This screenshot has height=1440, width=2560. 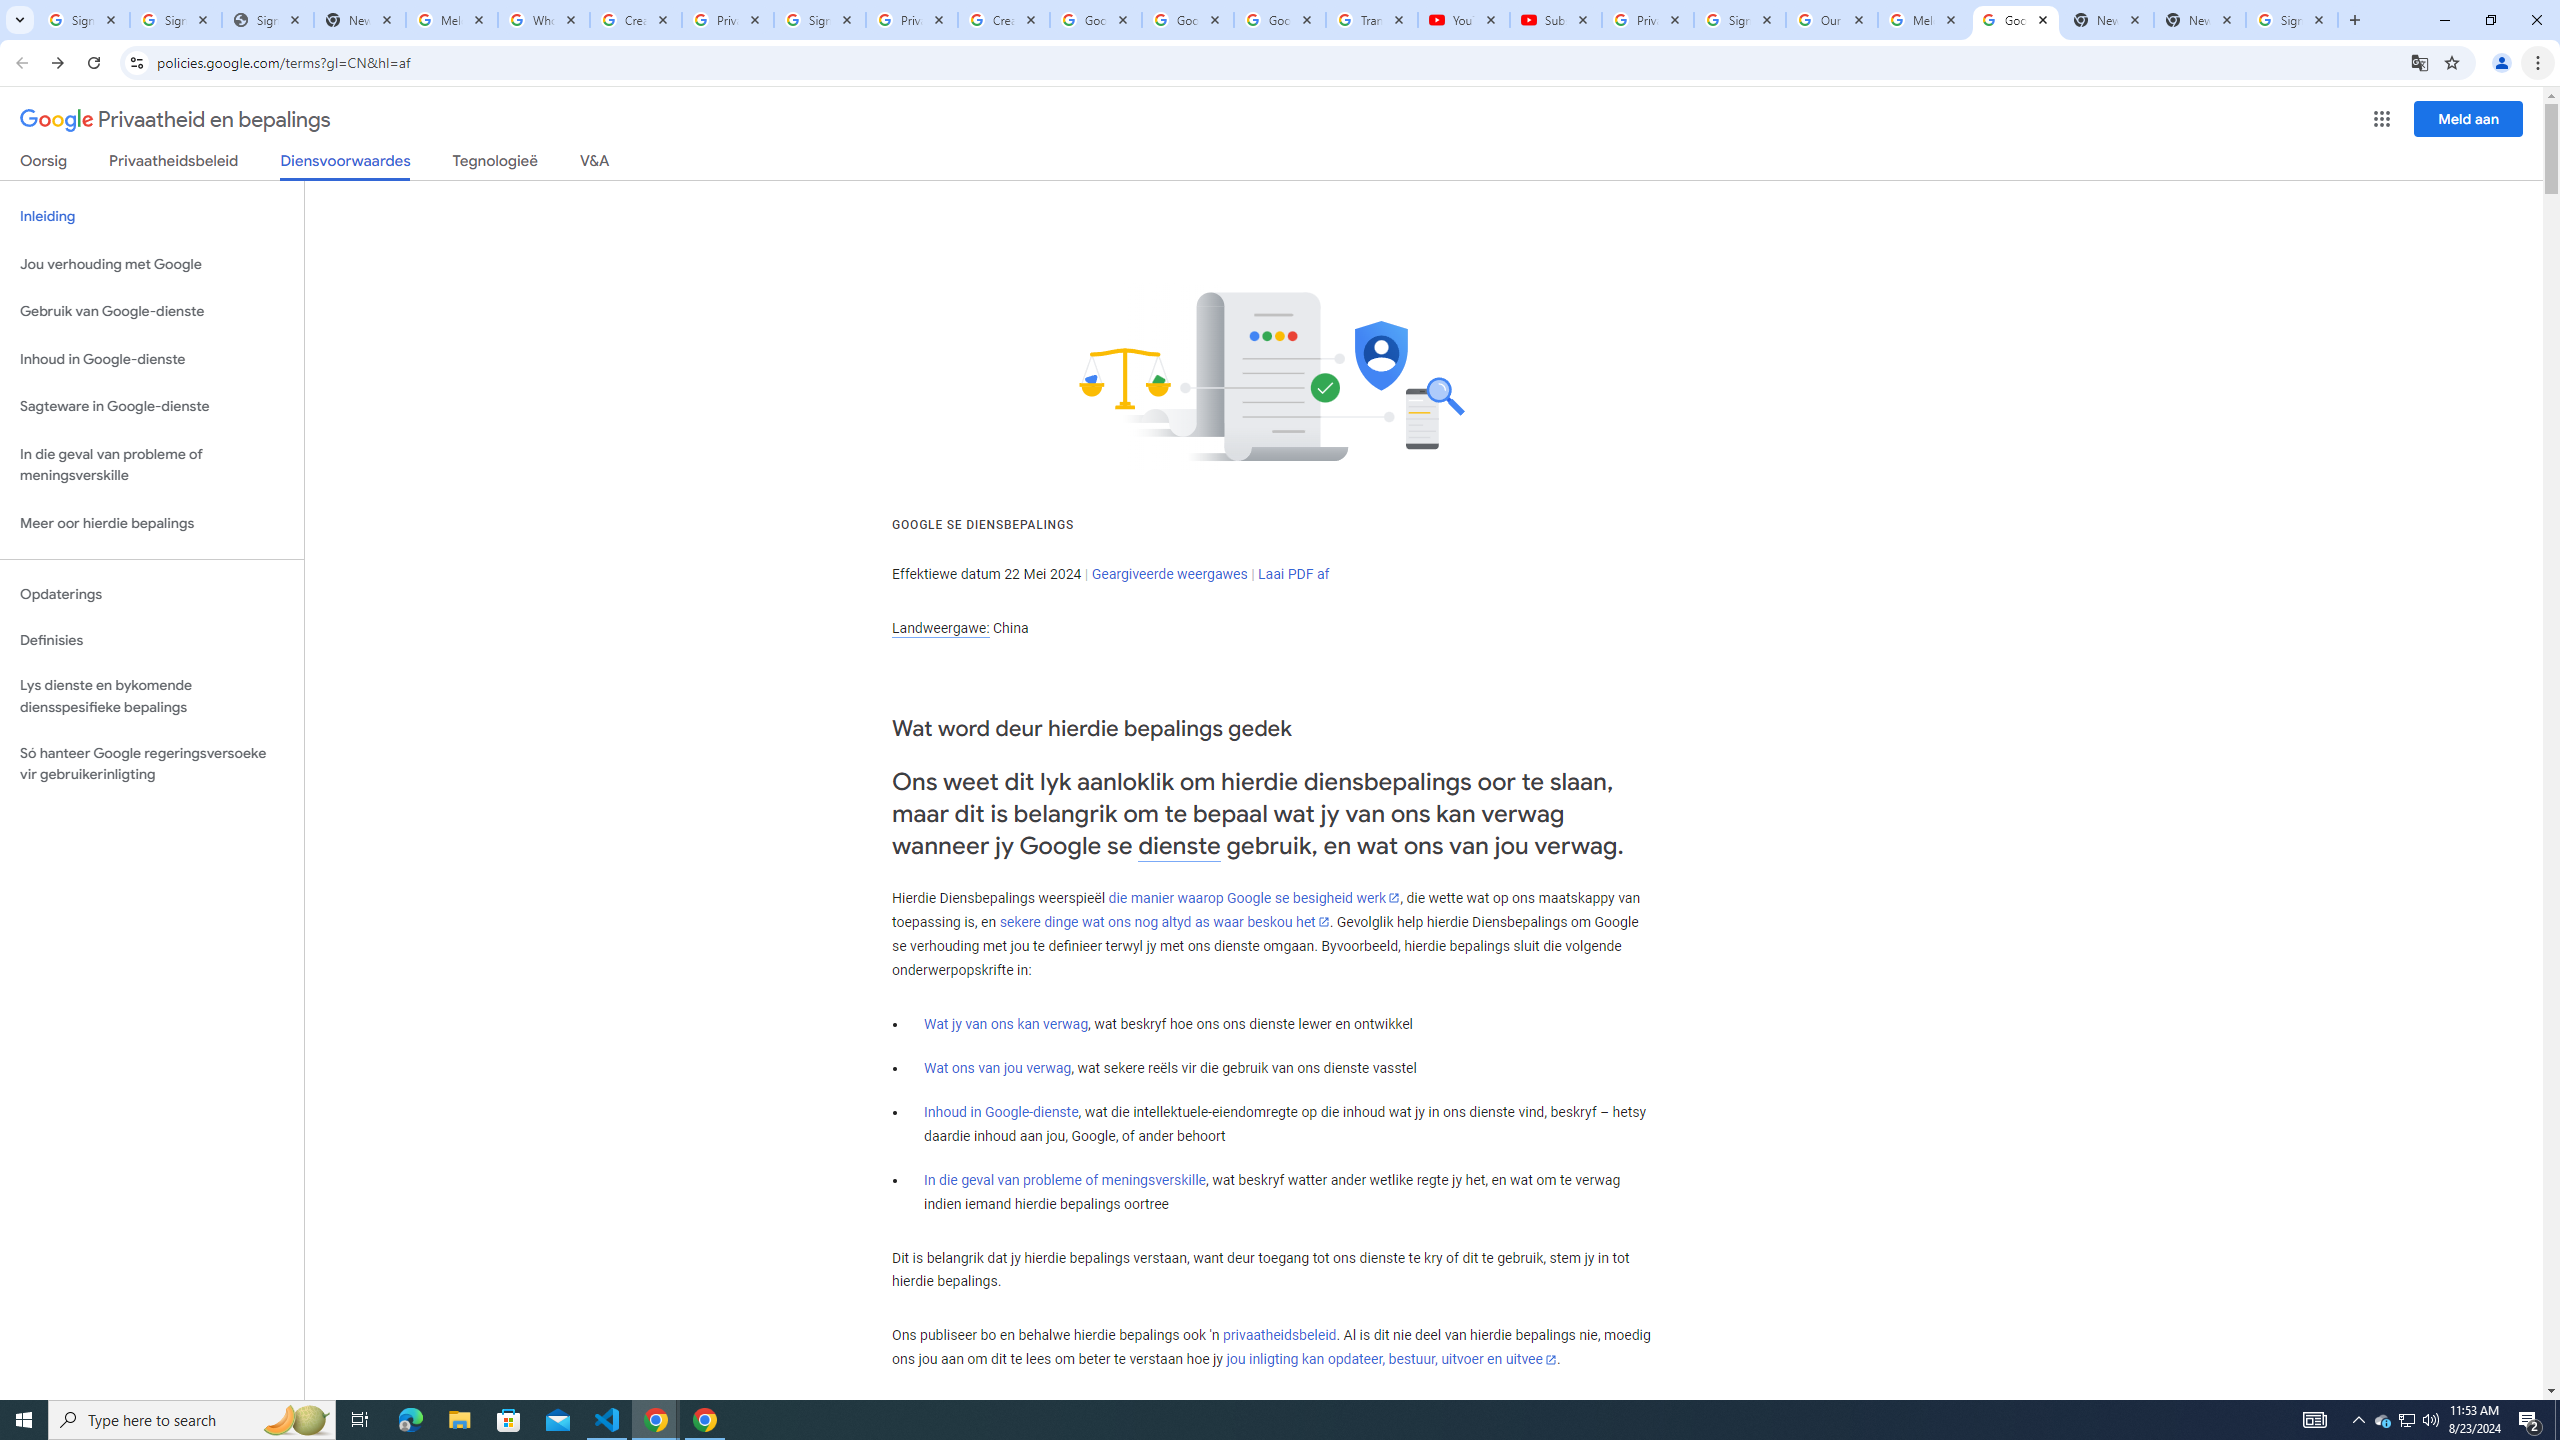 What do you see at coordinates (1179, 846) in the screenshot?
I see `'dienste'` at bounding box center [1179, 846].